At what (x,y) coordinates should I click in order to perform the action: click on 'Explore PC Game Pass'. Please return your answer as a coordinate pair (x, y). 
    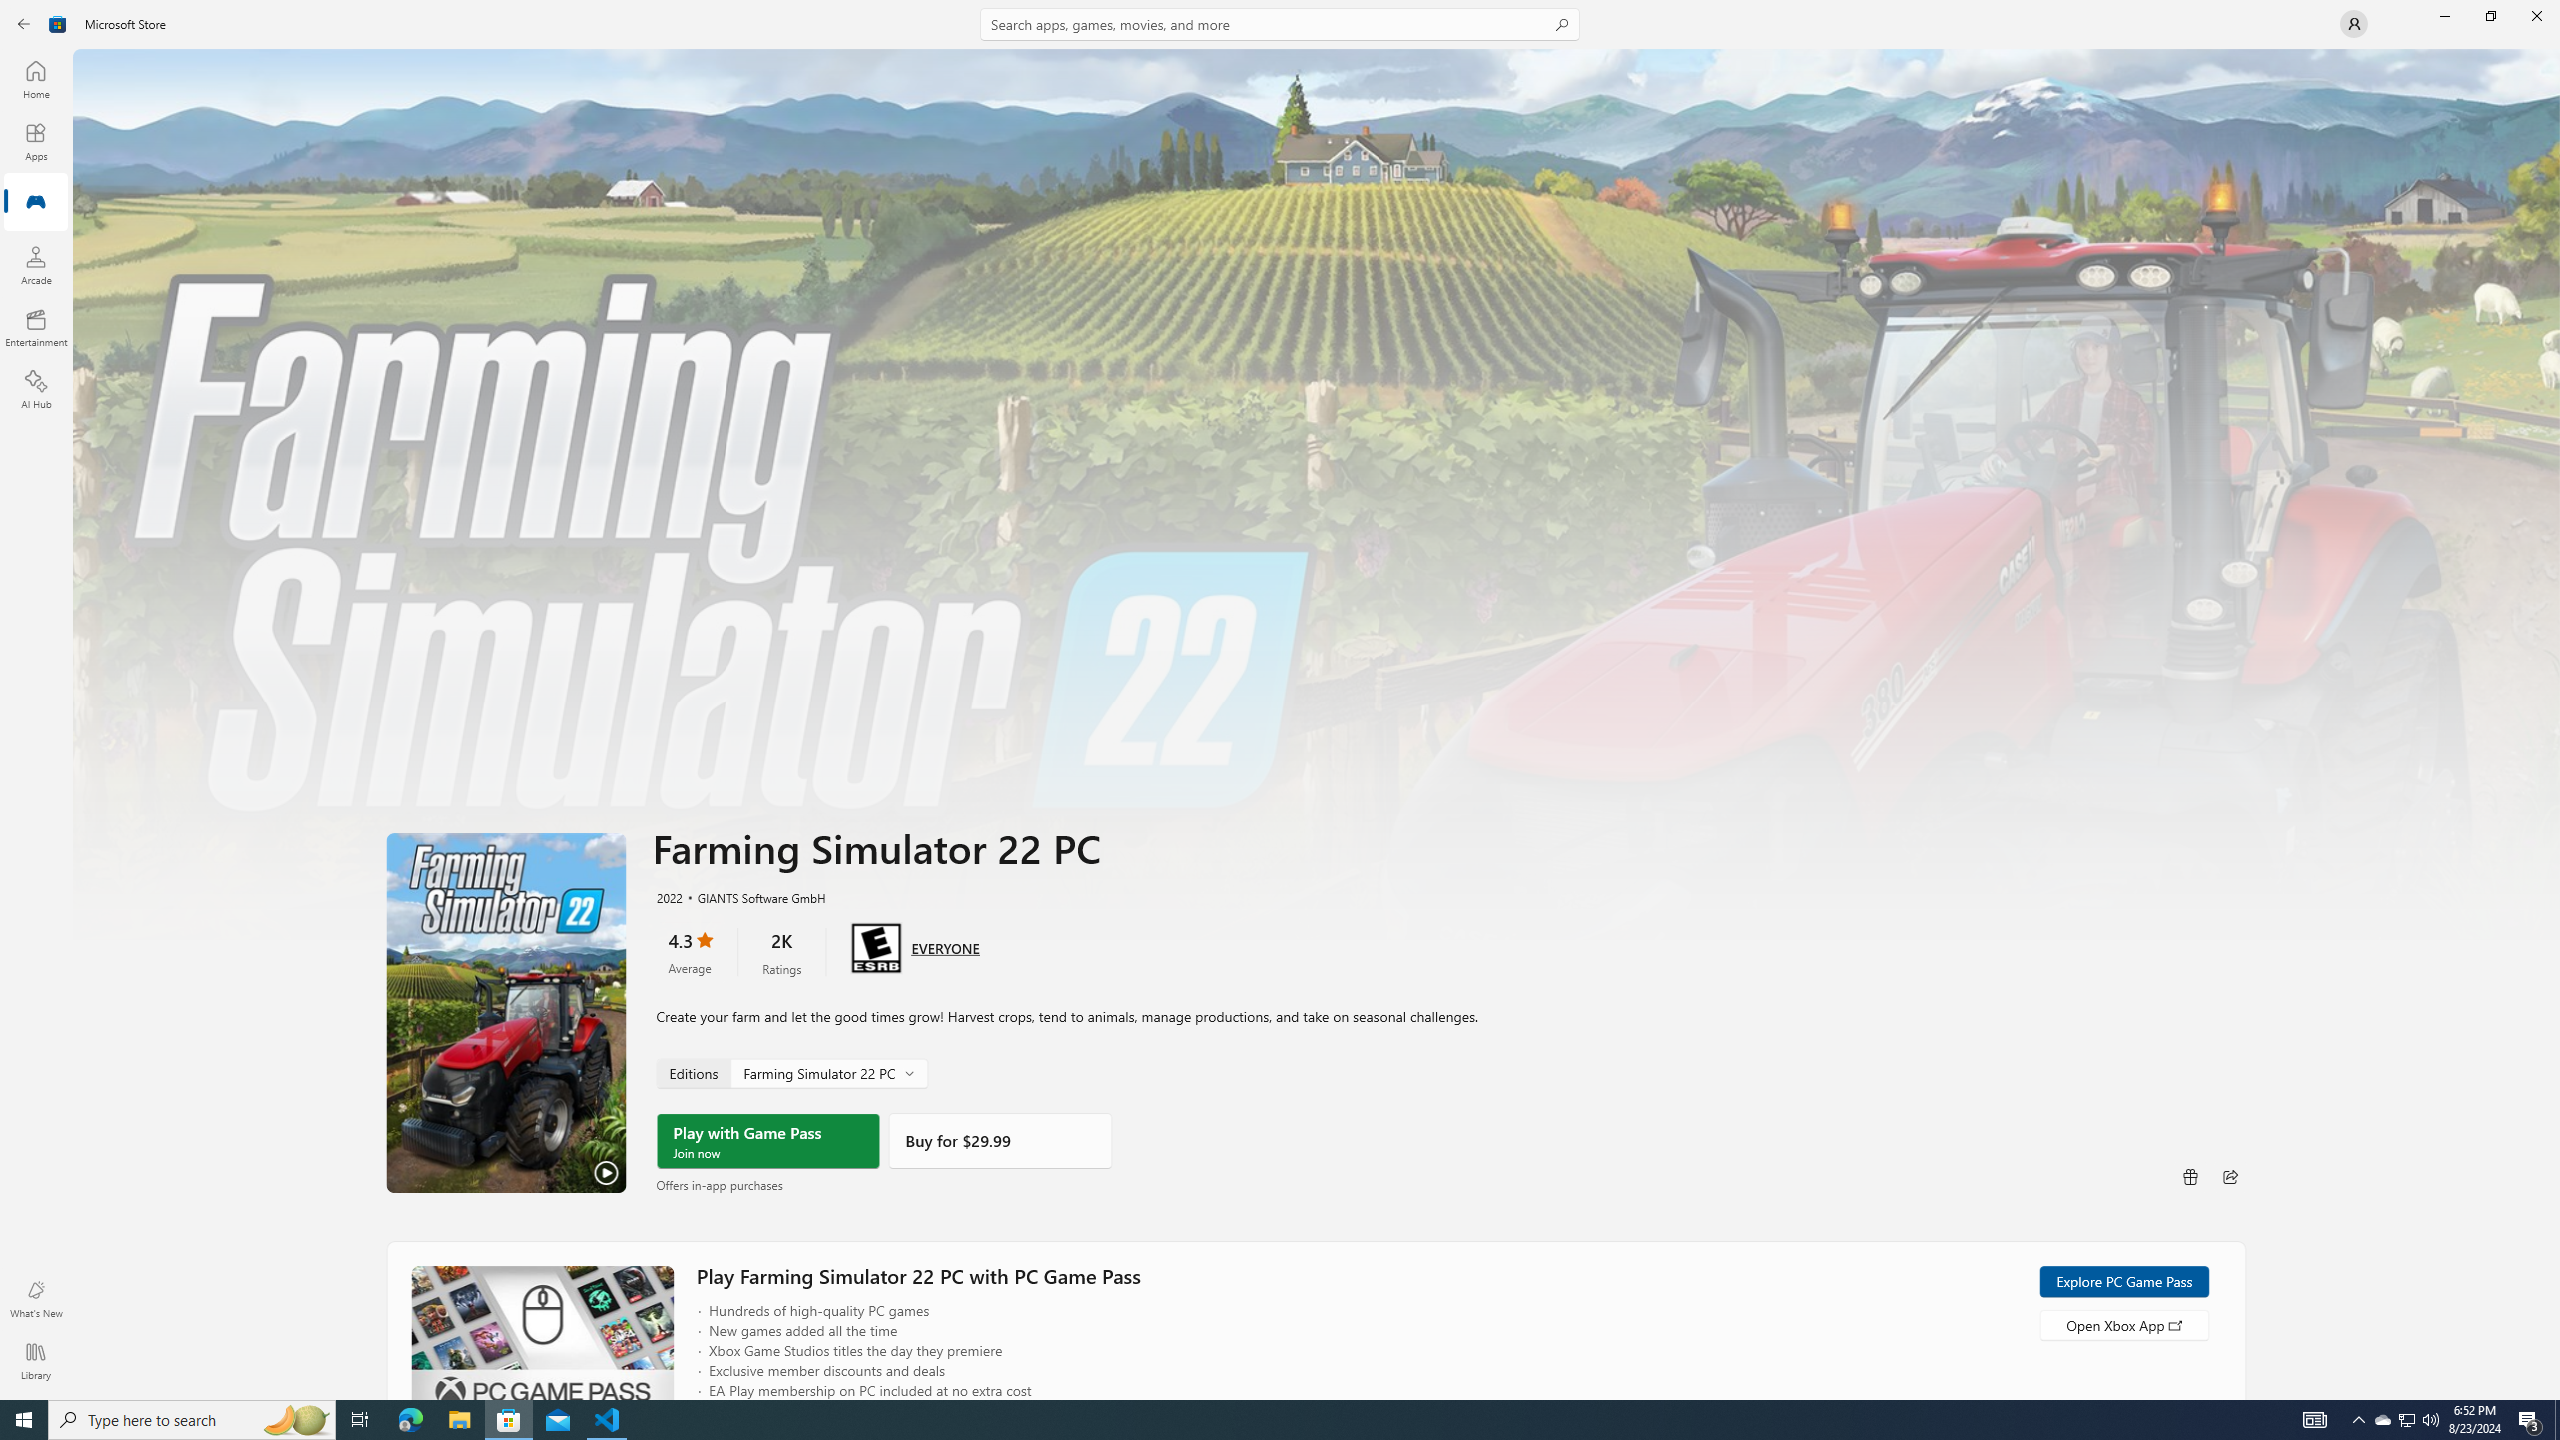
    Looking at the image, I should click on (2123, 1280).